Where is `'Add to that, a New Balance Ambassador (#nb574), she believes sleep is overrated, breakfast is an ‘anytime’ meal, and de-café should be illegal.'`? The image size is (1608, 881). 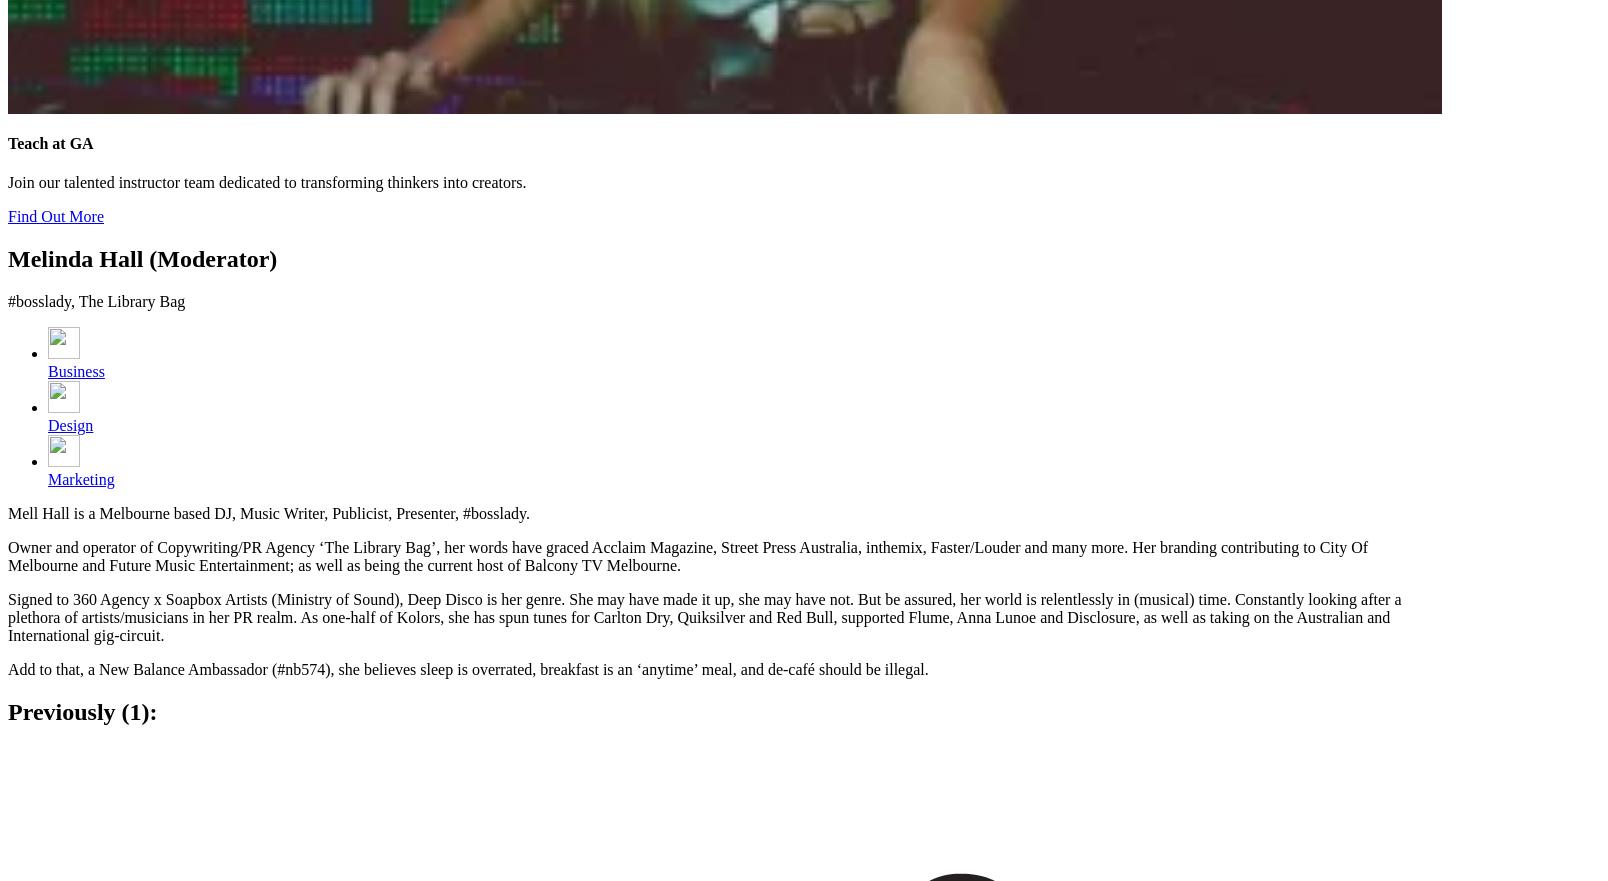 'Add to that, a New Balance Ambassador (#nb574), she believes sleep is overrated, breakfast is an ‘anytime’ meal, and de-café should be illegal.' is located at coordinates (7, 669).